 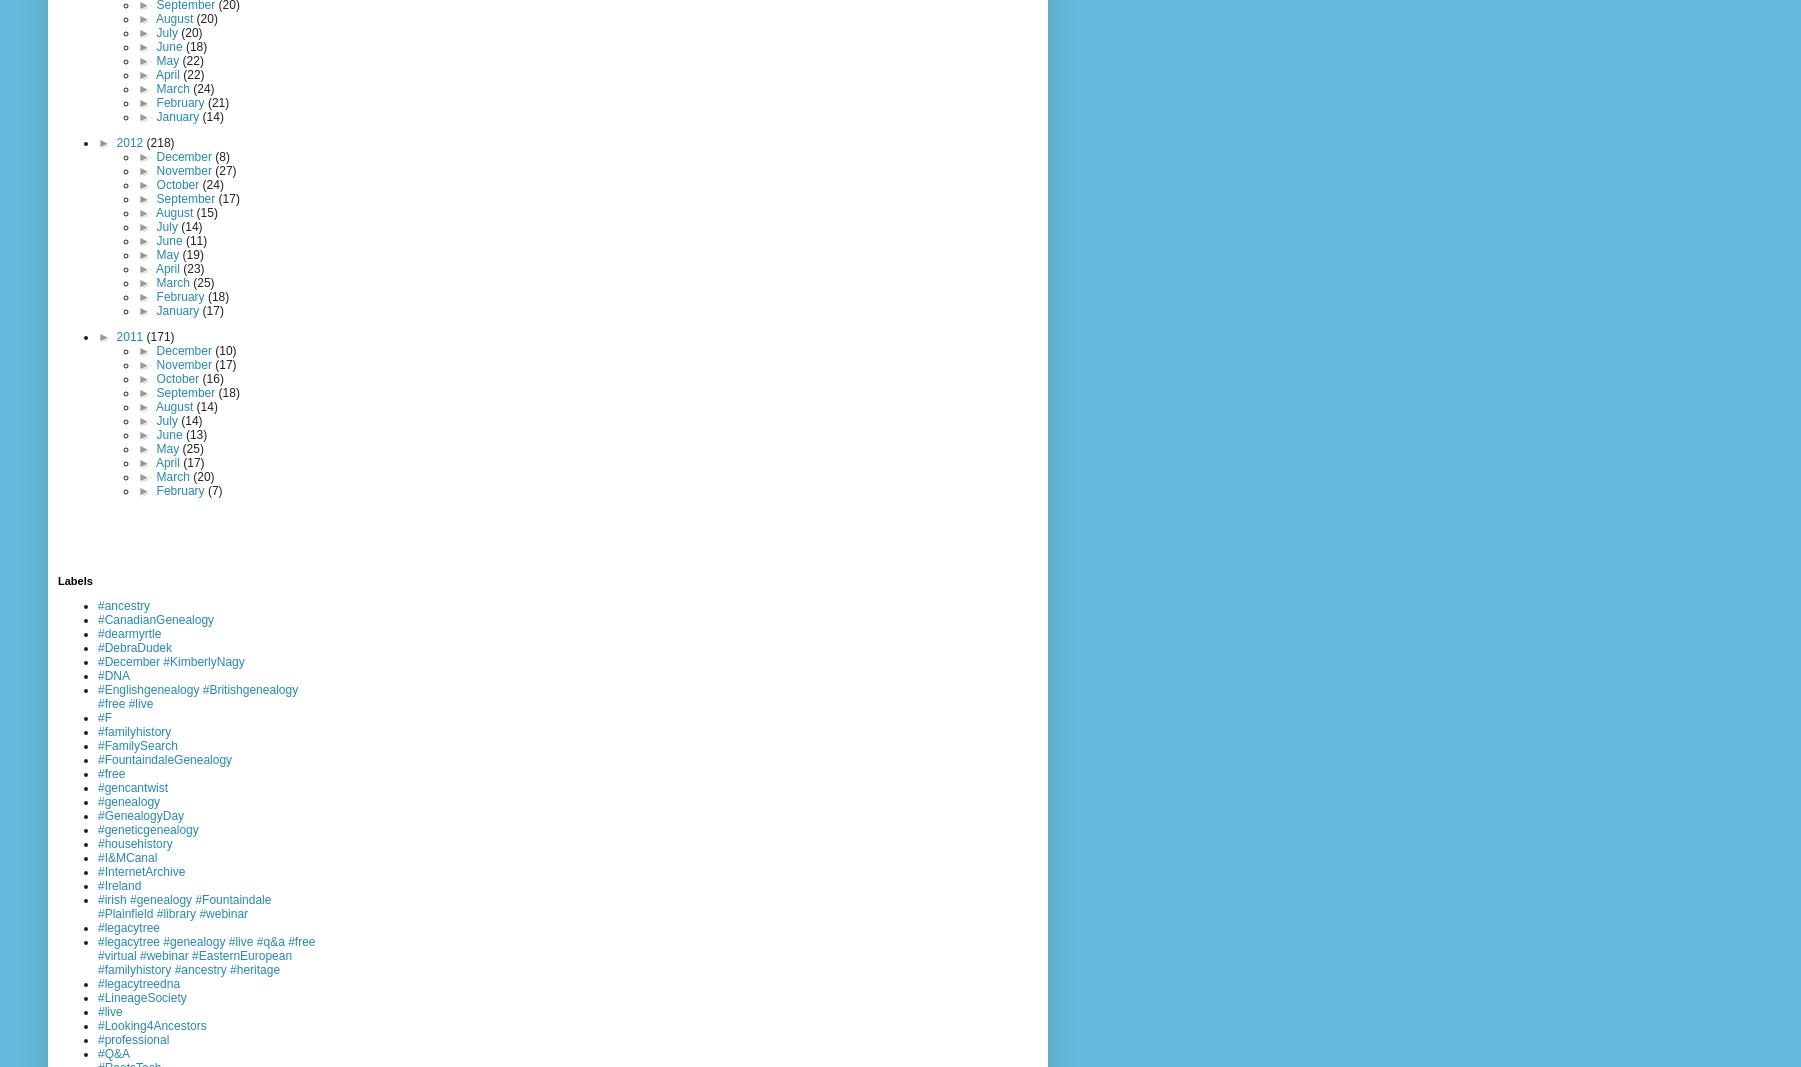 I want to click on '#DebraDudek', so click(x=135, y=647).